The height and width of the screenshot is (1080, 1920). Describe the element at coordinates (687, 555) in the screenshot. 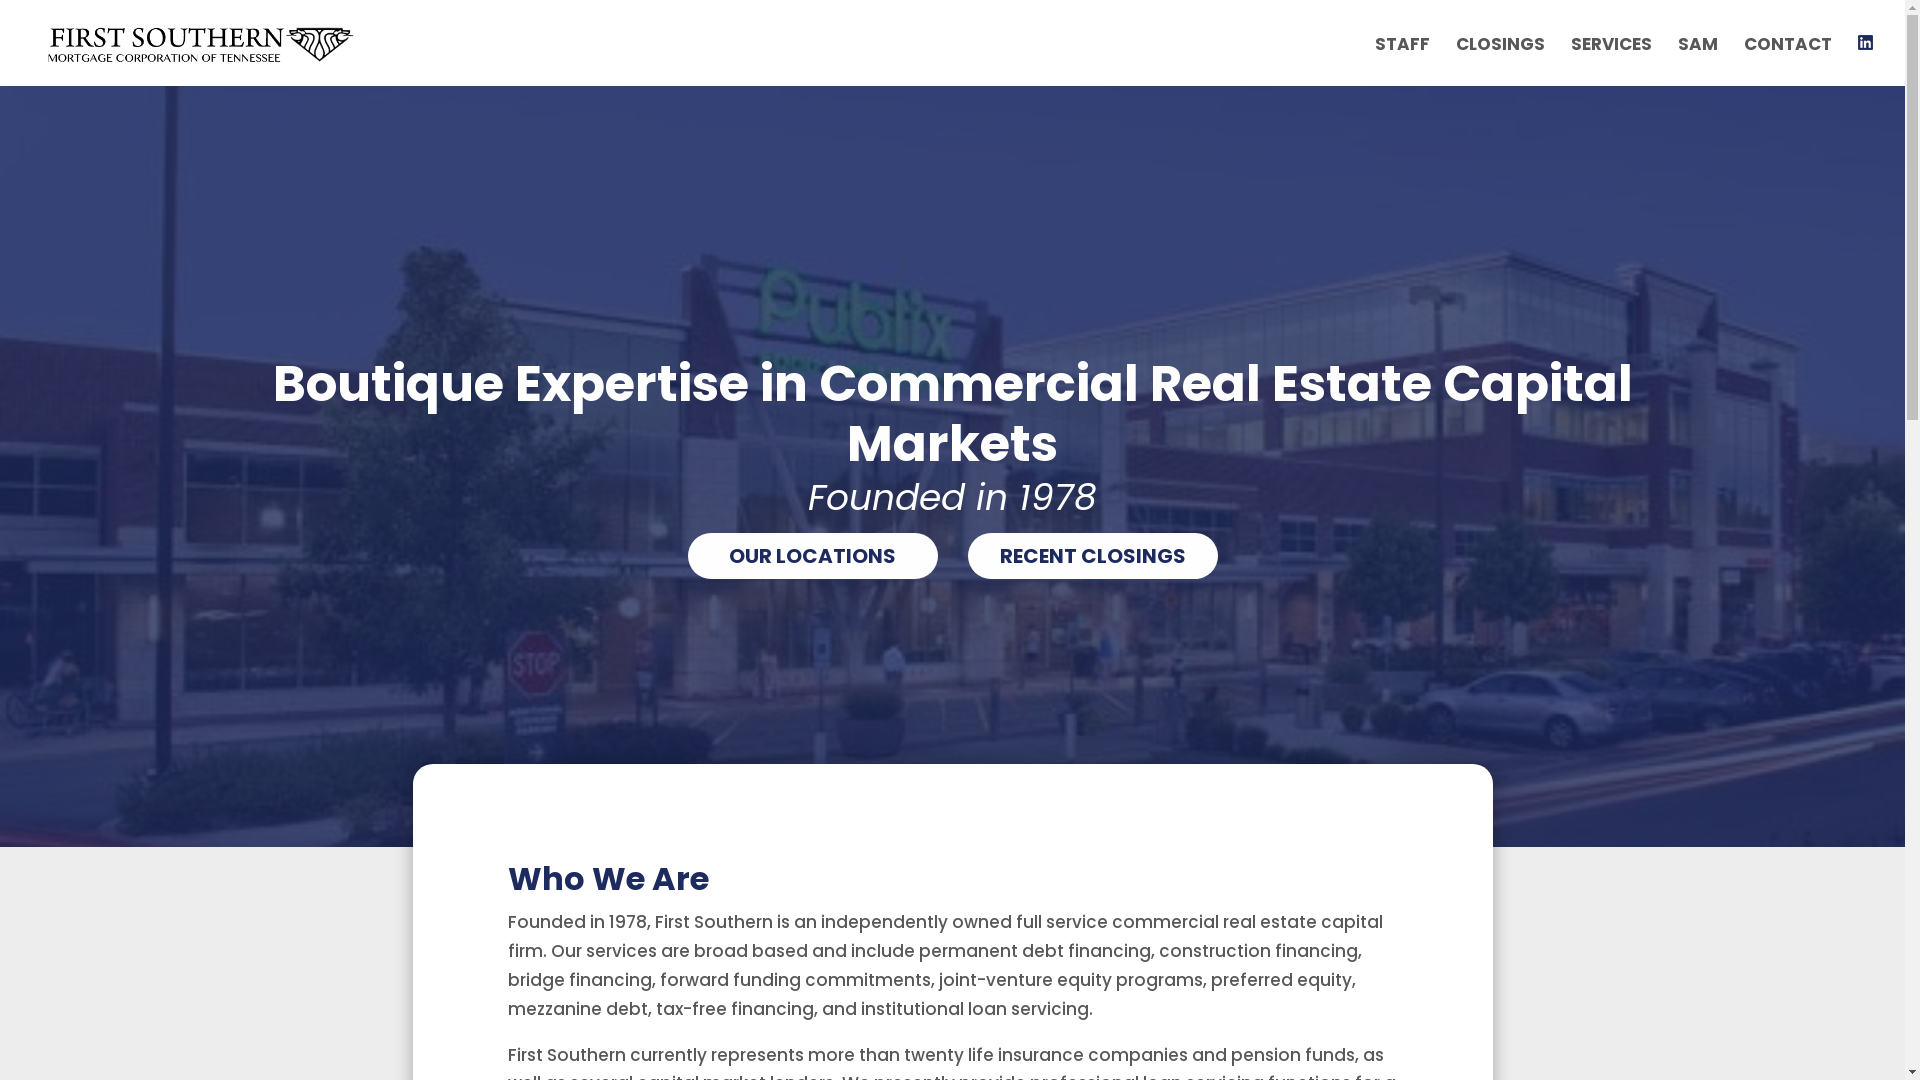

I see `'OUR LOCATIONS'` at that location.